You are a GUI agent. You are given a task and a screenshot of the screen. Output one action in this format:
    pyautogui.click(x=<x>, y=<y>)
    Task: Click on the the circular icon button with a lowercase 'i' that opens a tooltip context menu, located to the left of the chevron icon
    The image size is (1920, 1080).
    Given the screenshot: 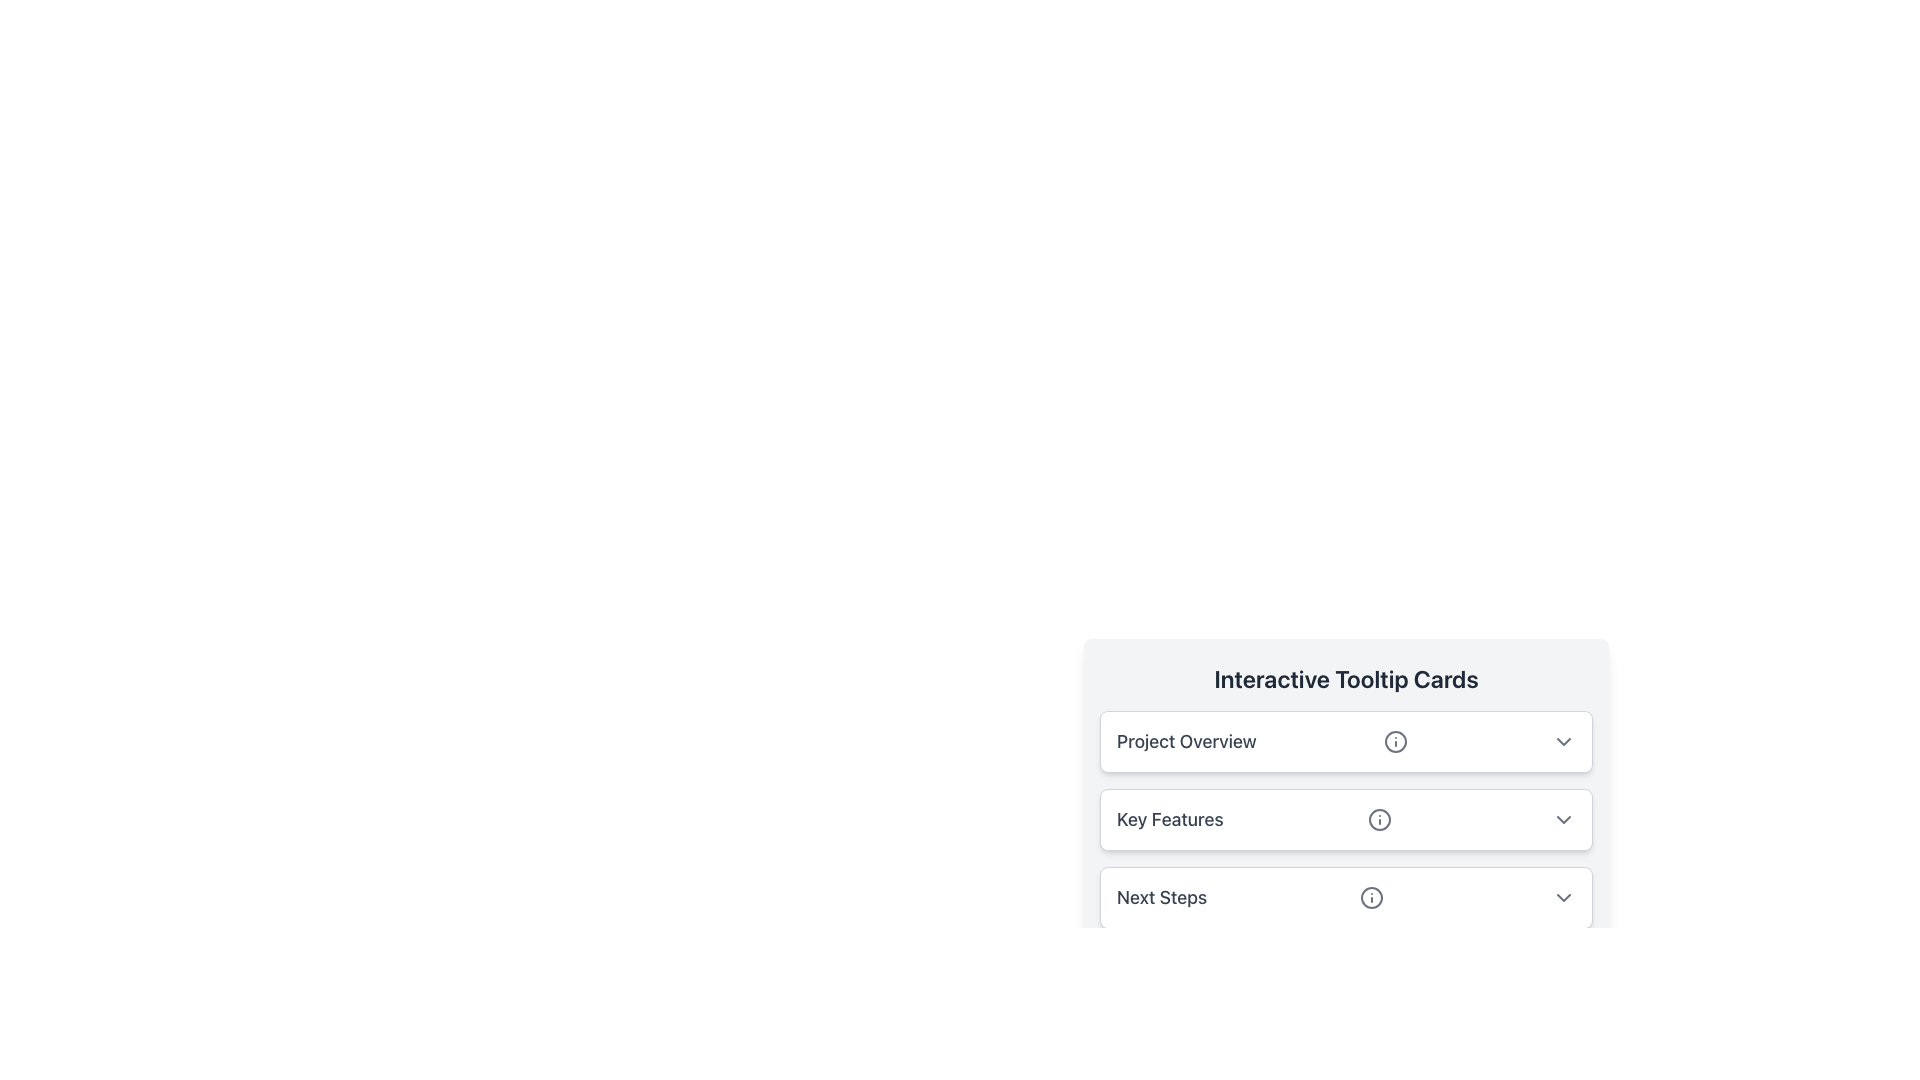 What is the action you would take?
    pyautogui.click(x=1370, y=897)
    